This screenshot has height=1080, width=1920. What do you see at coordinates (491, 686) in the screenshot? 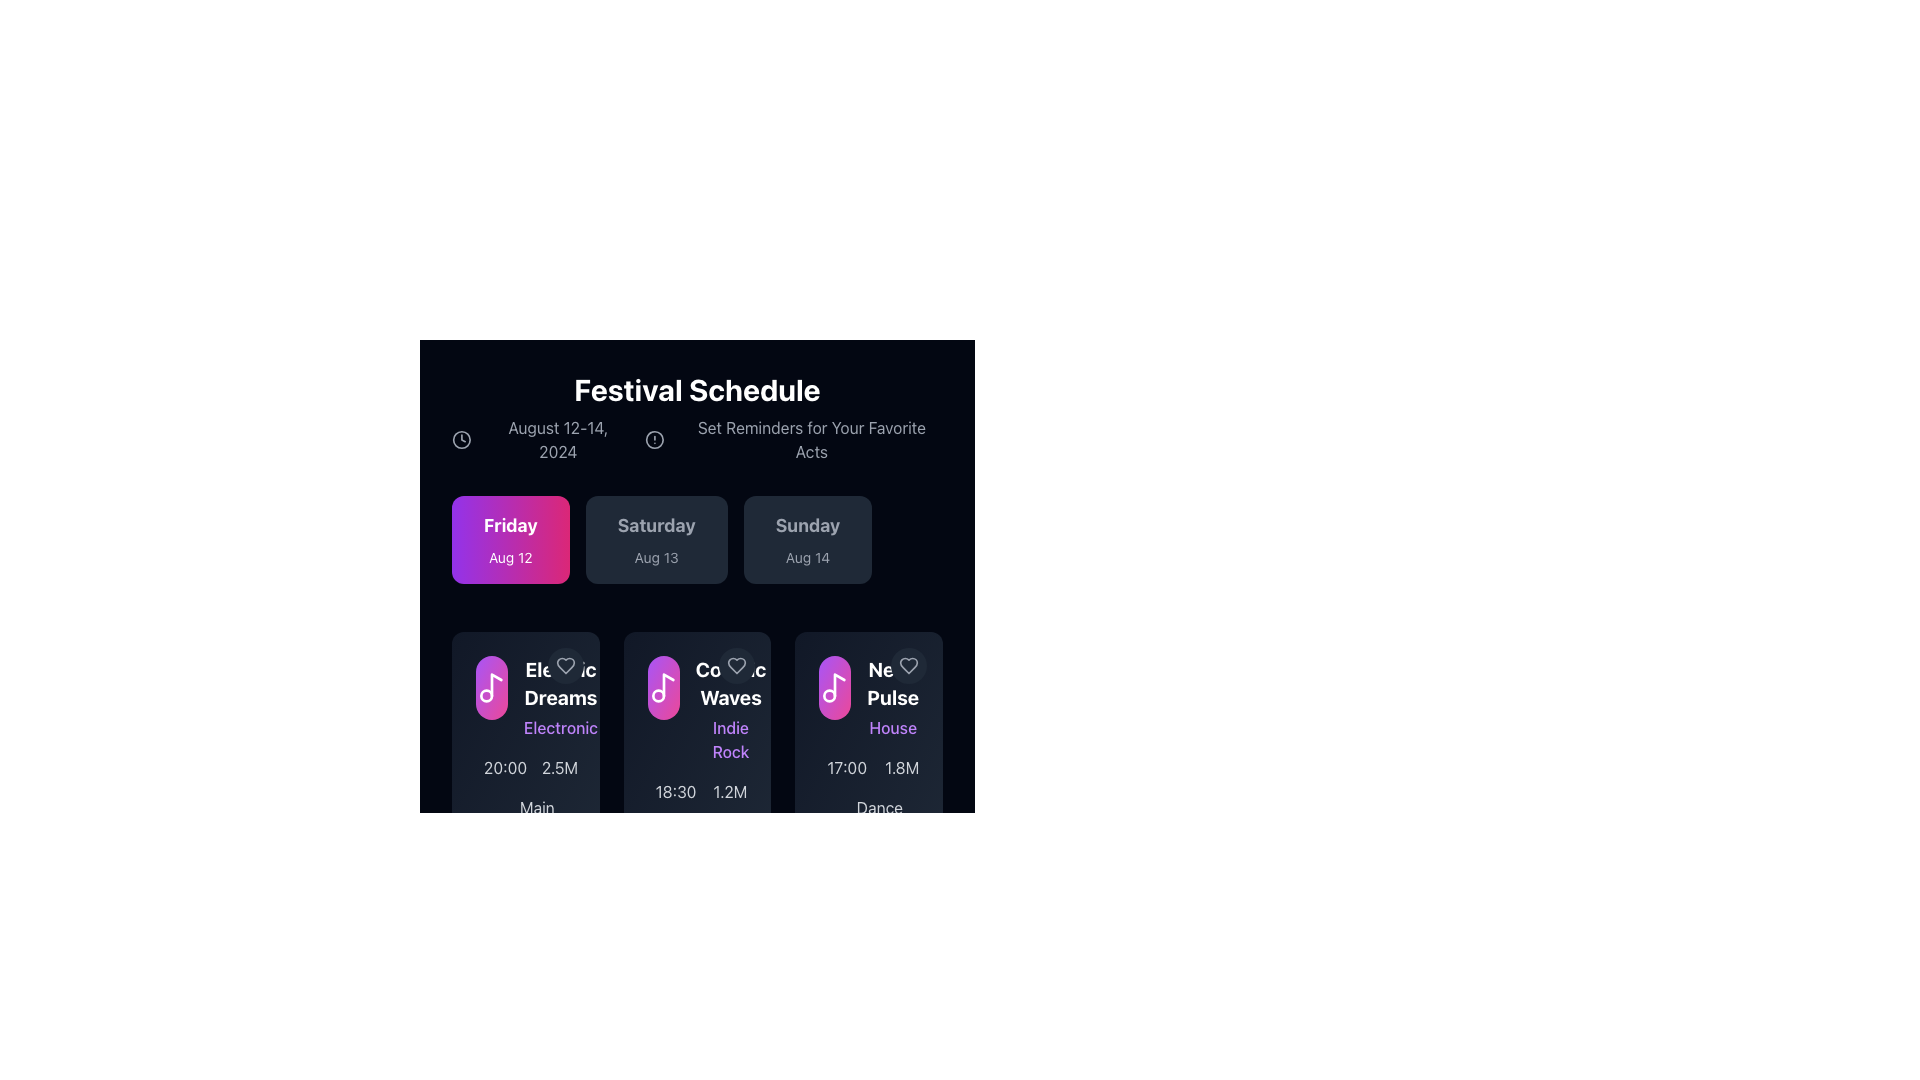
I see `the Icon button representing the 'Electric Dreams' musical track from its position in the top-left corner` at bounding box center [491, 686].